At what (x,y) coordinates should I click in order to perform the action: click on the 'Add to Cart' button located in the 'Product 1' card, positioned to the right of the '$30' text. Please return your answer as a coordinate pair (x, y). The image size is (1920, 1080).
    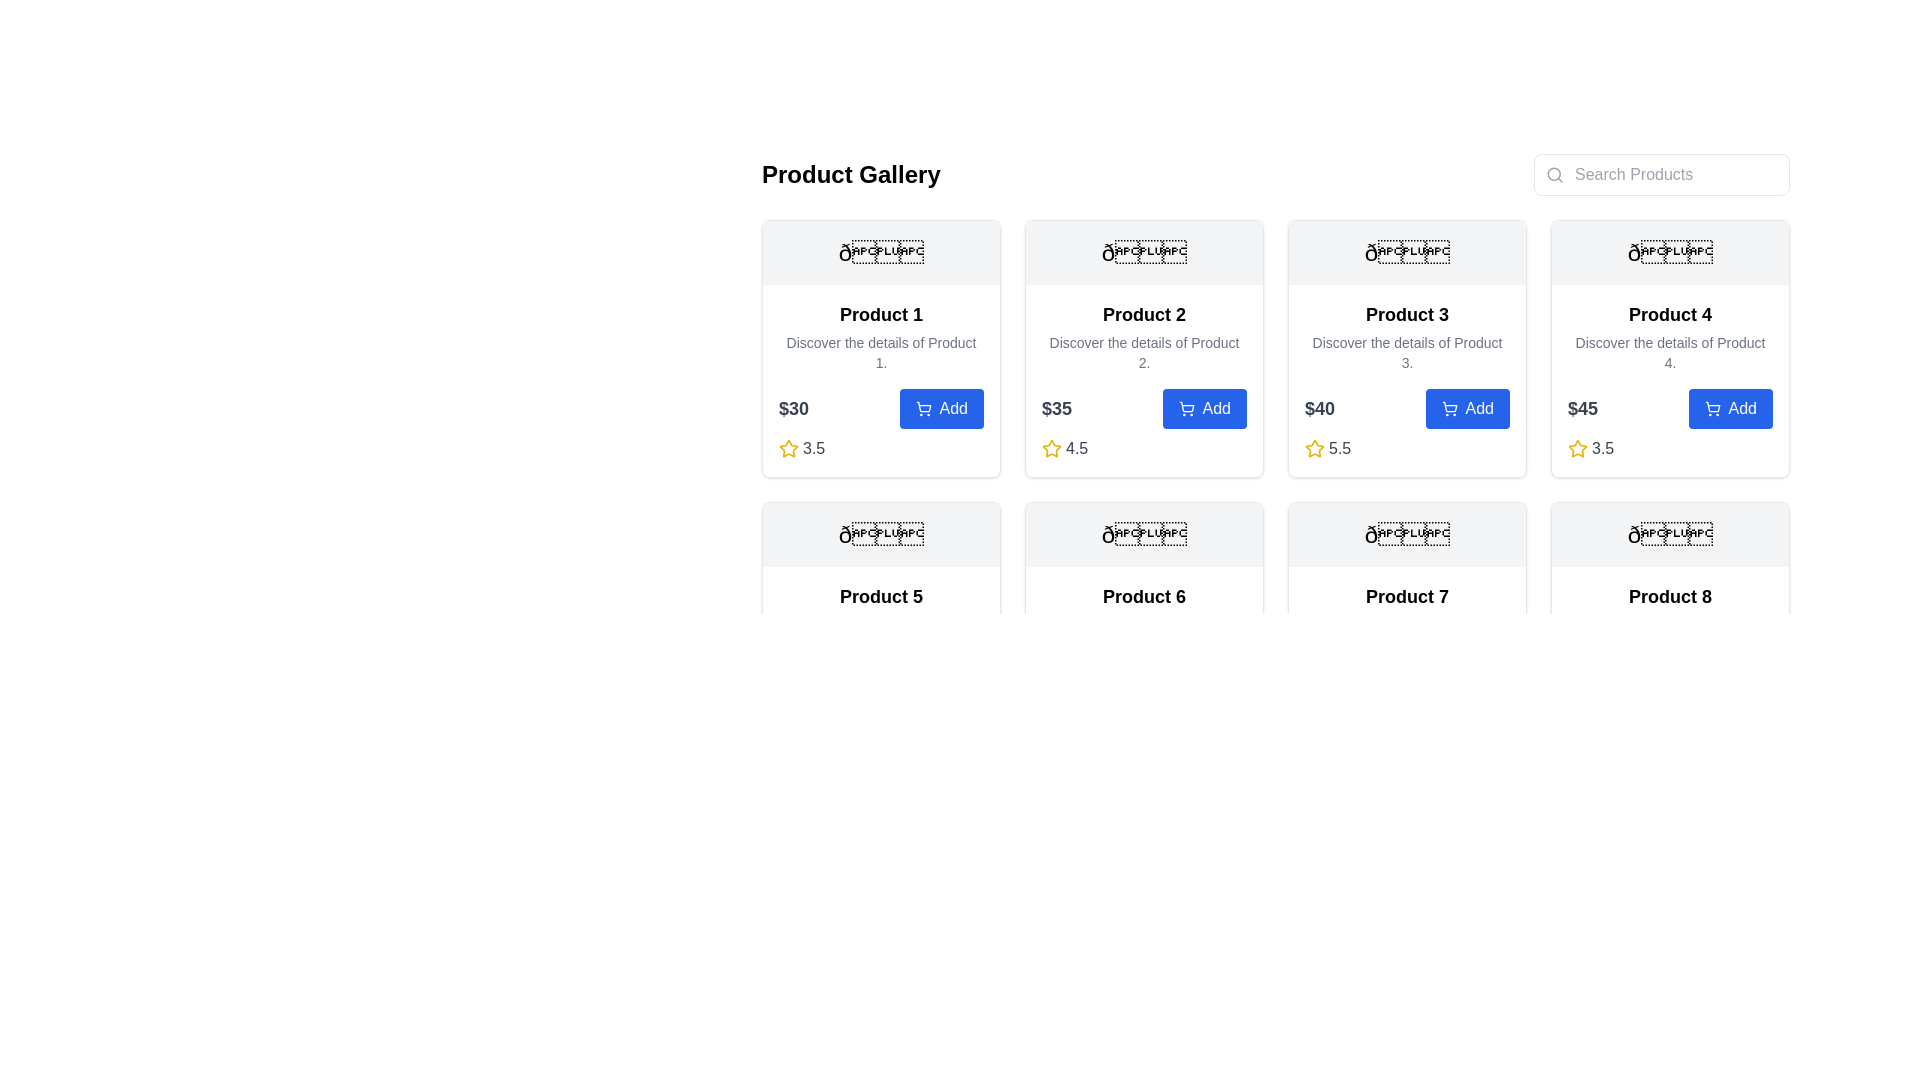
    Looking at the image, I should click on (940, 407).